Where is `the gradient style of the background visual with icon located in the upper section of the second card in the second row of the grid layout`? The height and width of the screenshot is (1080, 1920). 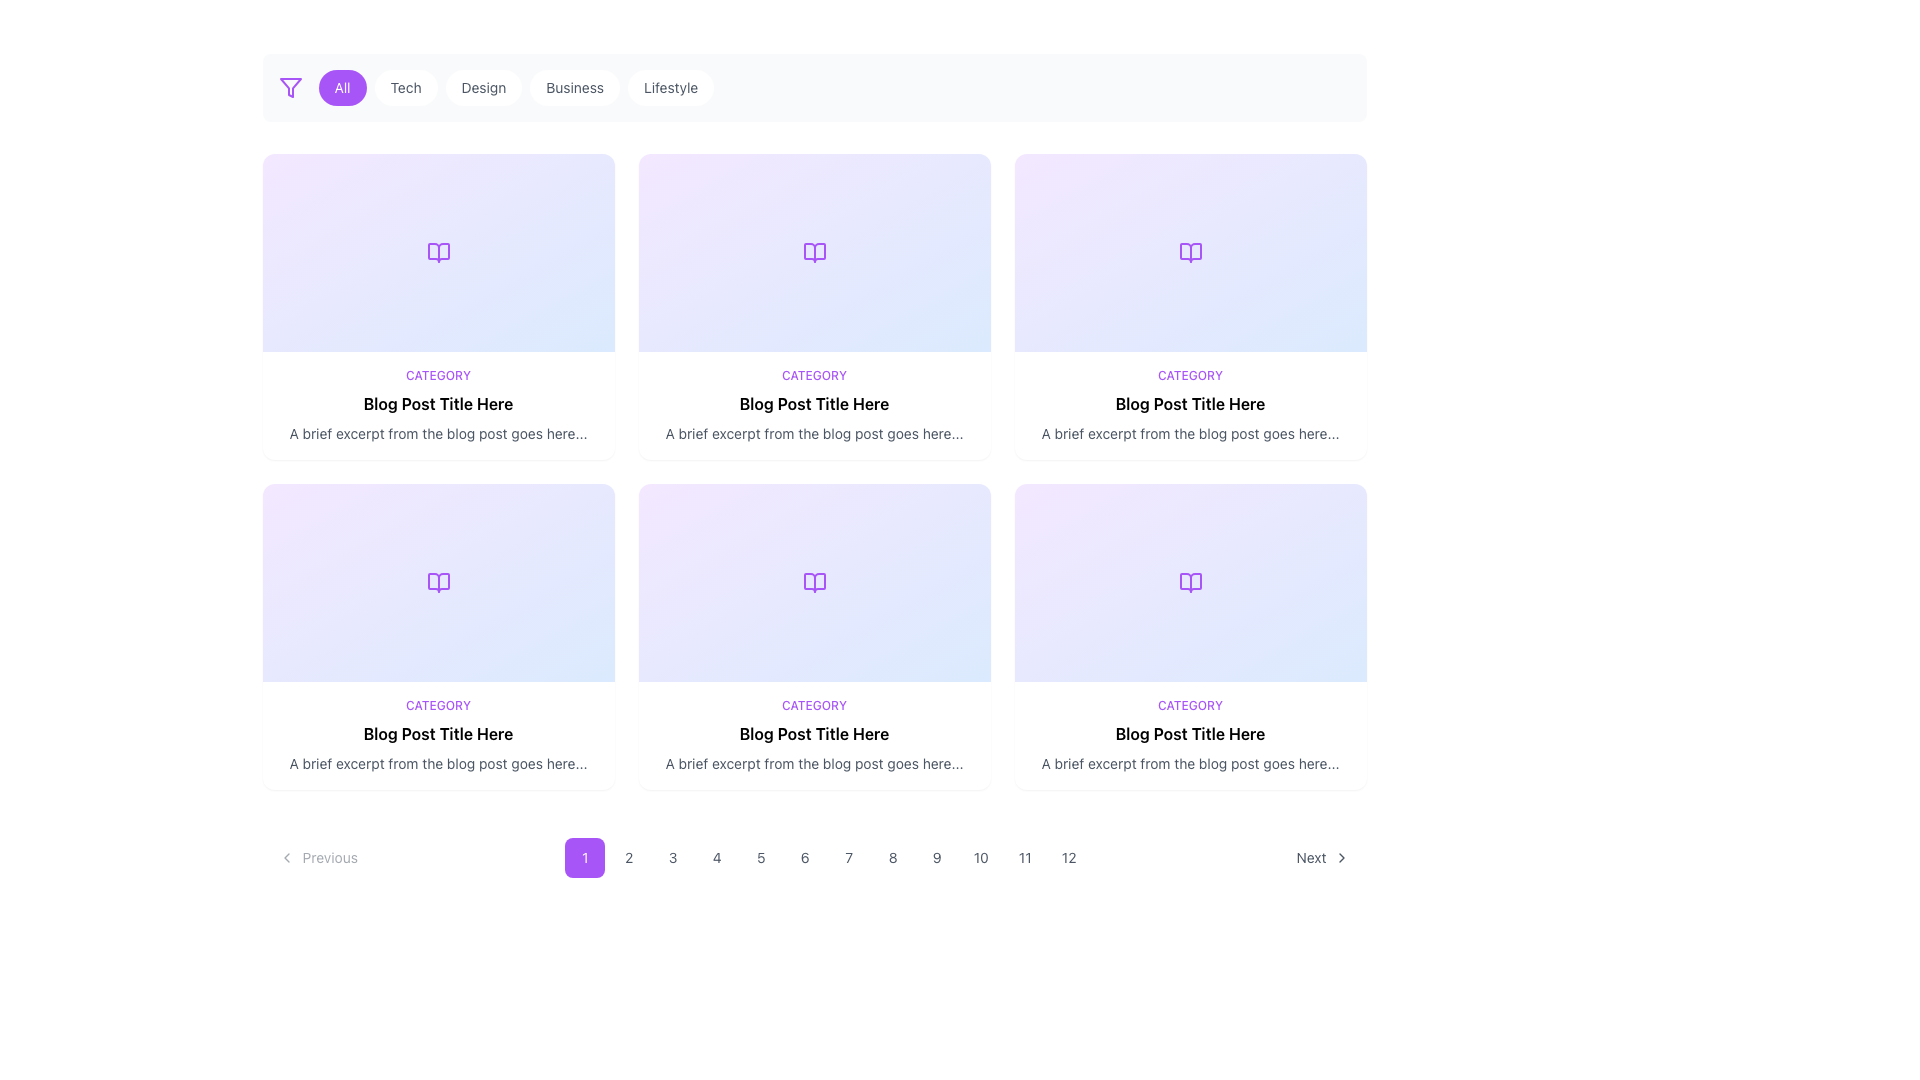
the gradient style of the background visual with icon located in the upper section of the second card in the second row of the grid layout is located at coordinates (437, 582).